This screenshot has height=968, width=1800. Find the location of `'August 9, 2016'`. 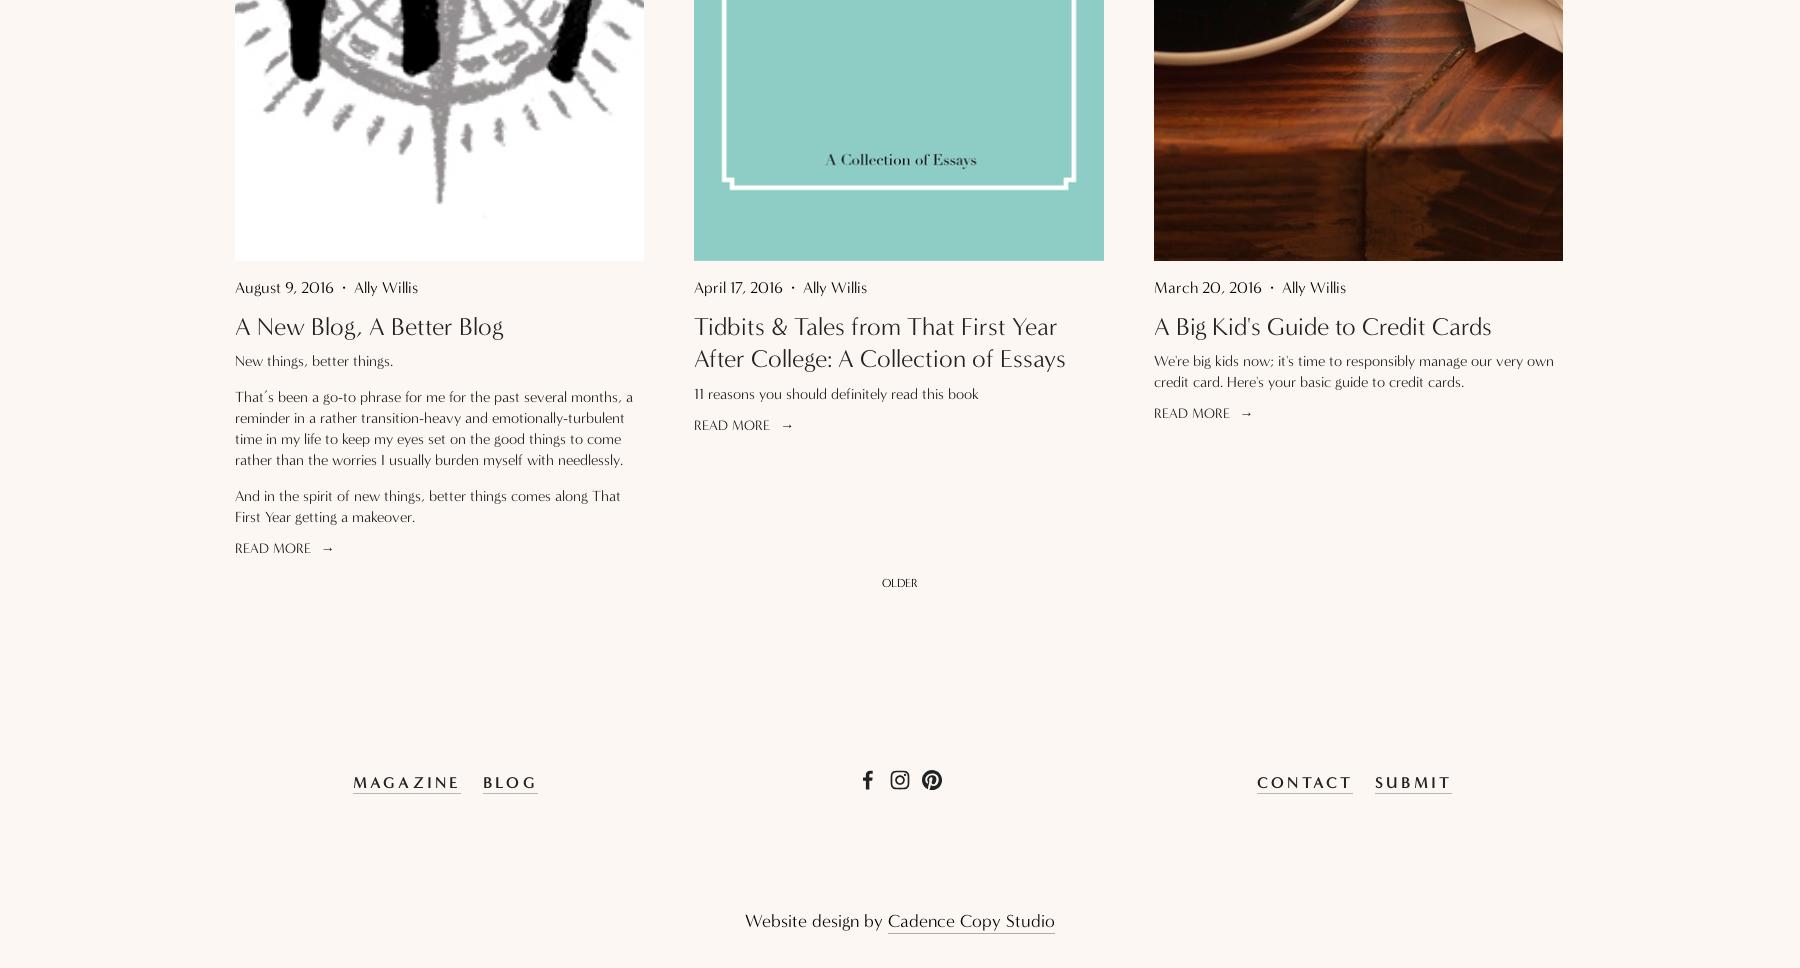

'August 9, 2016' is located at coordinates (283, 285).